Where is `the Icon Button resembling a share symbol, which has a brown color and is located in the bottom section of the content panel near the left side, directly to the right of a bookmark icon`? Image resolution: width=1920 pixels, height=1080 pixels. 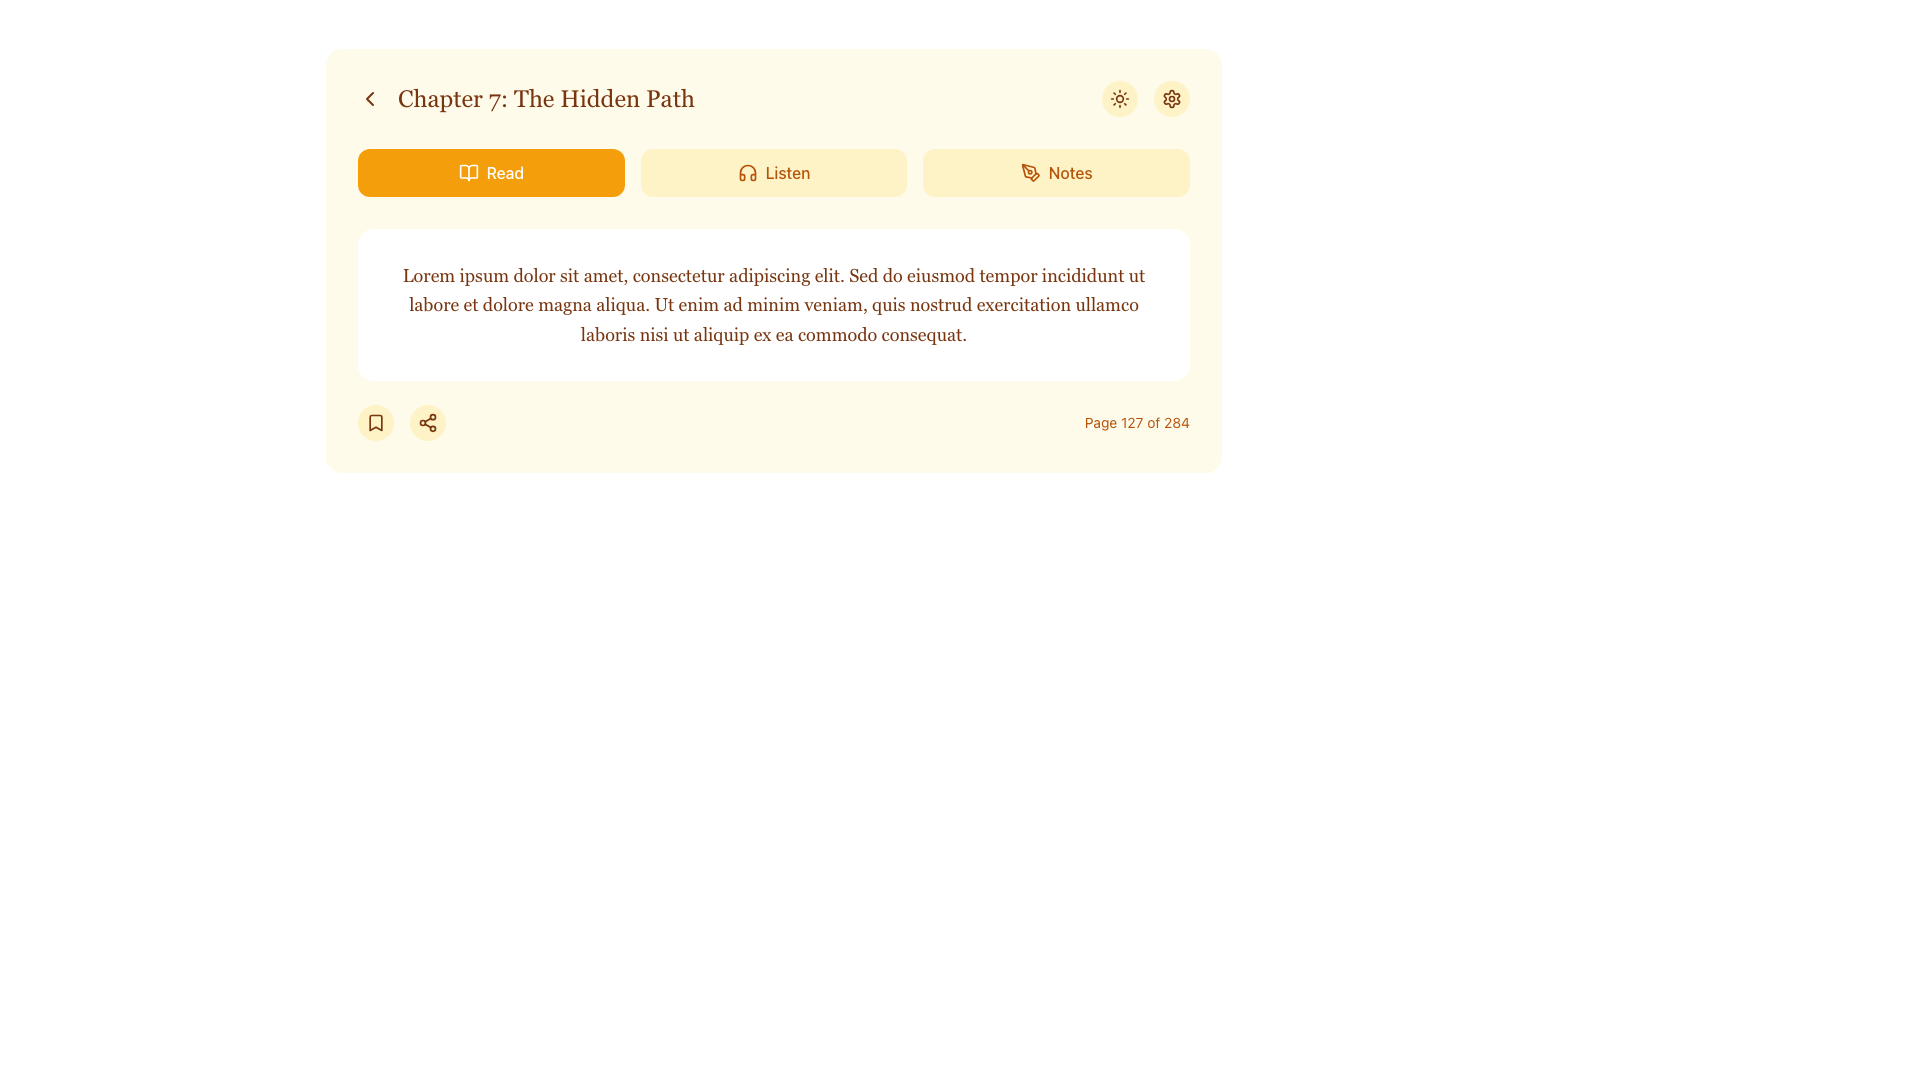
the Icon Button resembling a share symbol, which has a brown color and is located in the bottom section of the content panel near the left side, directly to the right of a bookmark icon is located at coordinates (426, 420).